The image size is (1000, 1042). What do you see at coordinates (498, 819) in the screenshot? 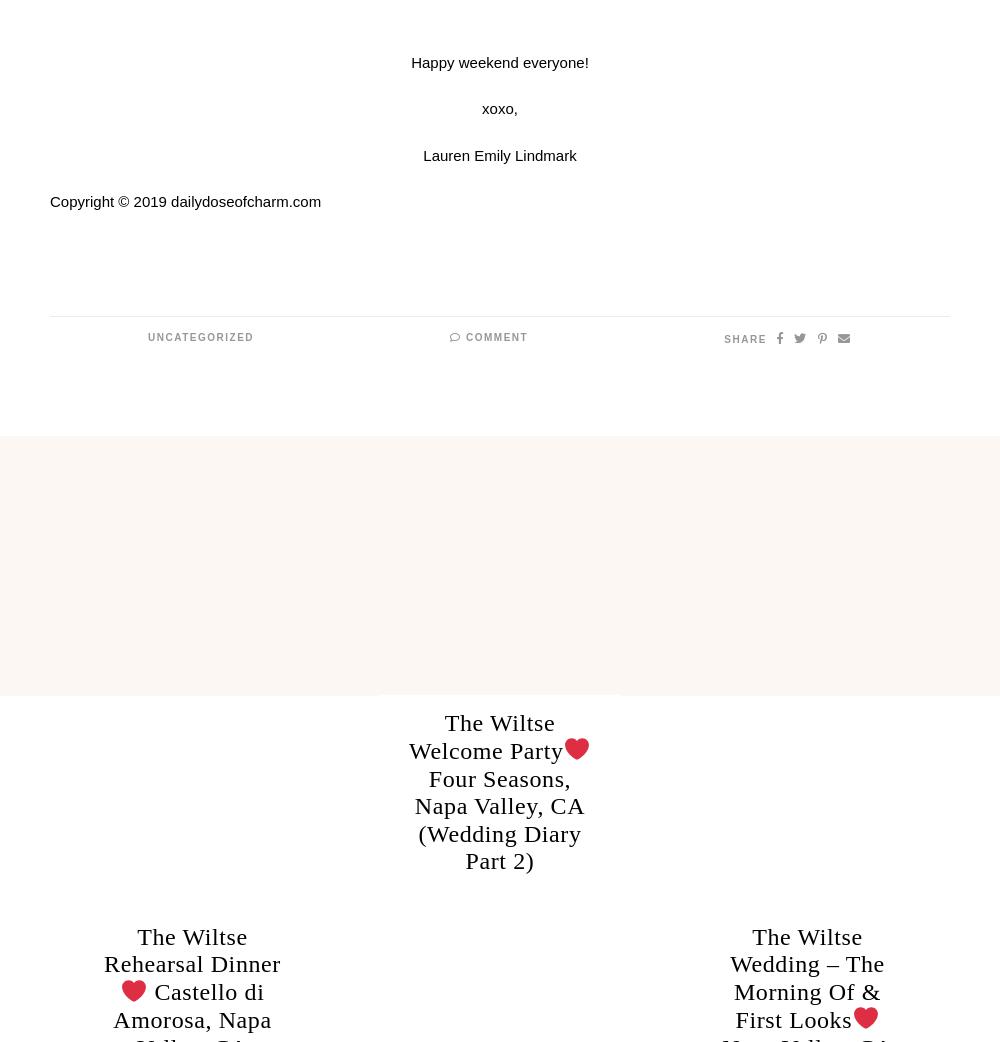
I see `'Four Seasons, Napa Valley, CA (Wedding Diary Part 2)'` at bounding box center [498, 819].